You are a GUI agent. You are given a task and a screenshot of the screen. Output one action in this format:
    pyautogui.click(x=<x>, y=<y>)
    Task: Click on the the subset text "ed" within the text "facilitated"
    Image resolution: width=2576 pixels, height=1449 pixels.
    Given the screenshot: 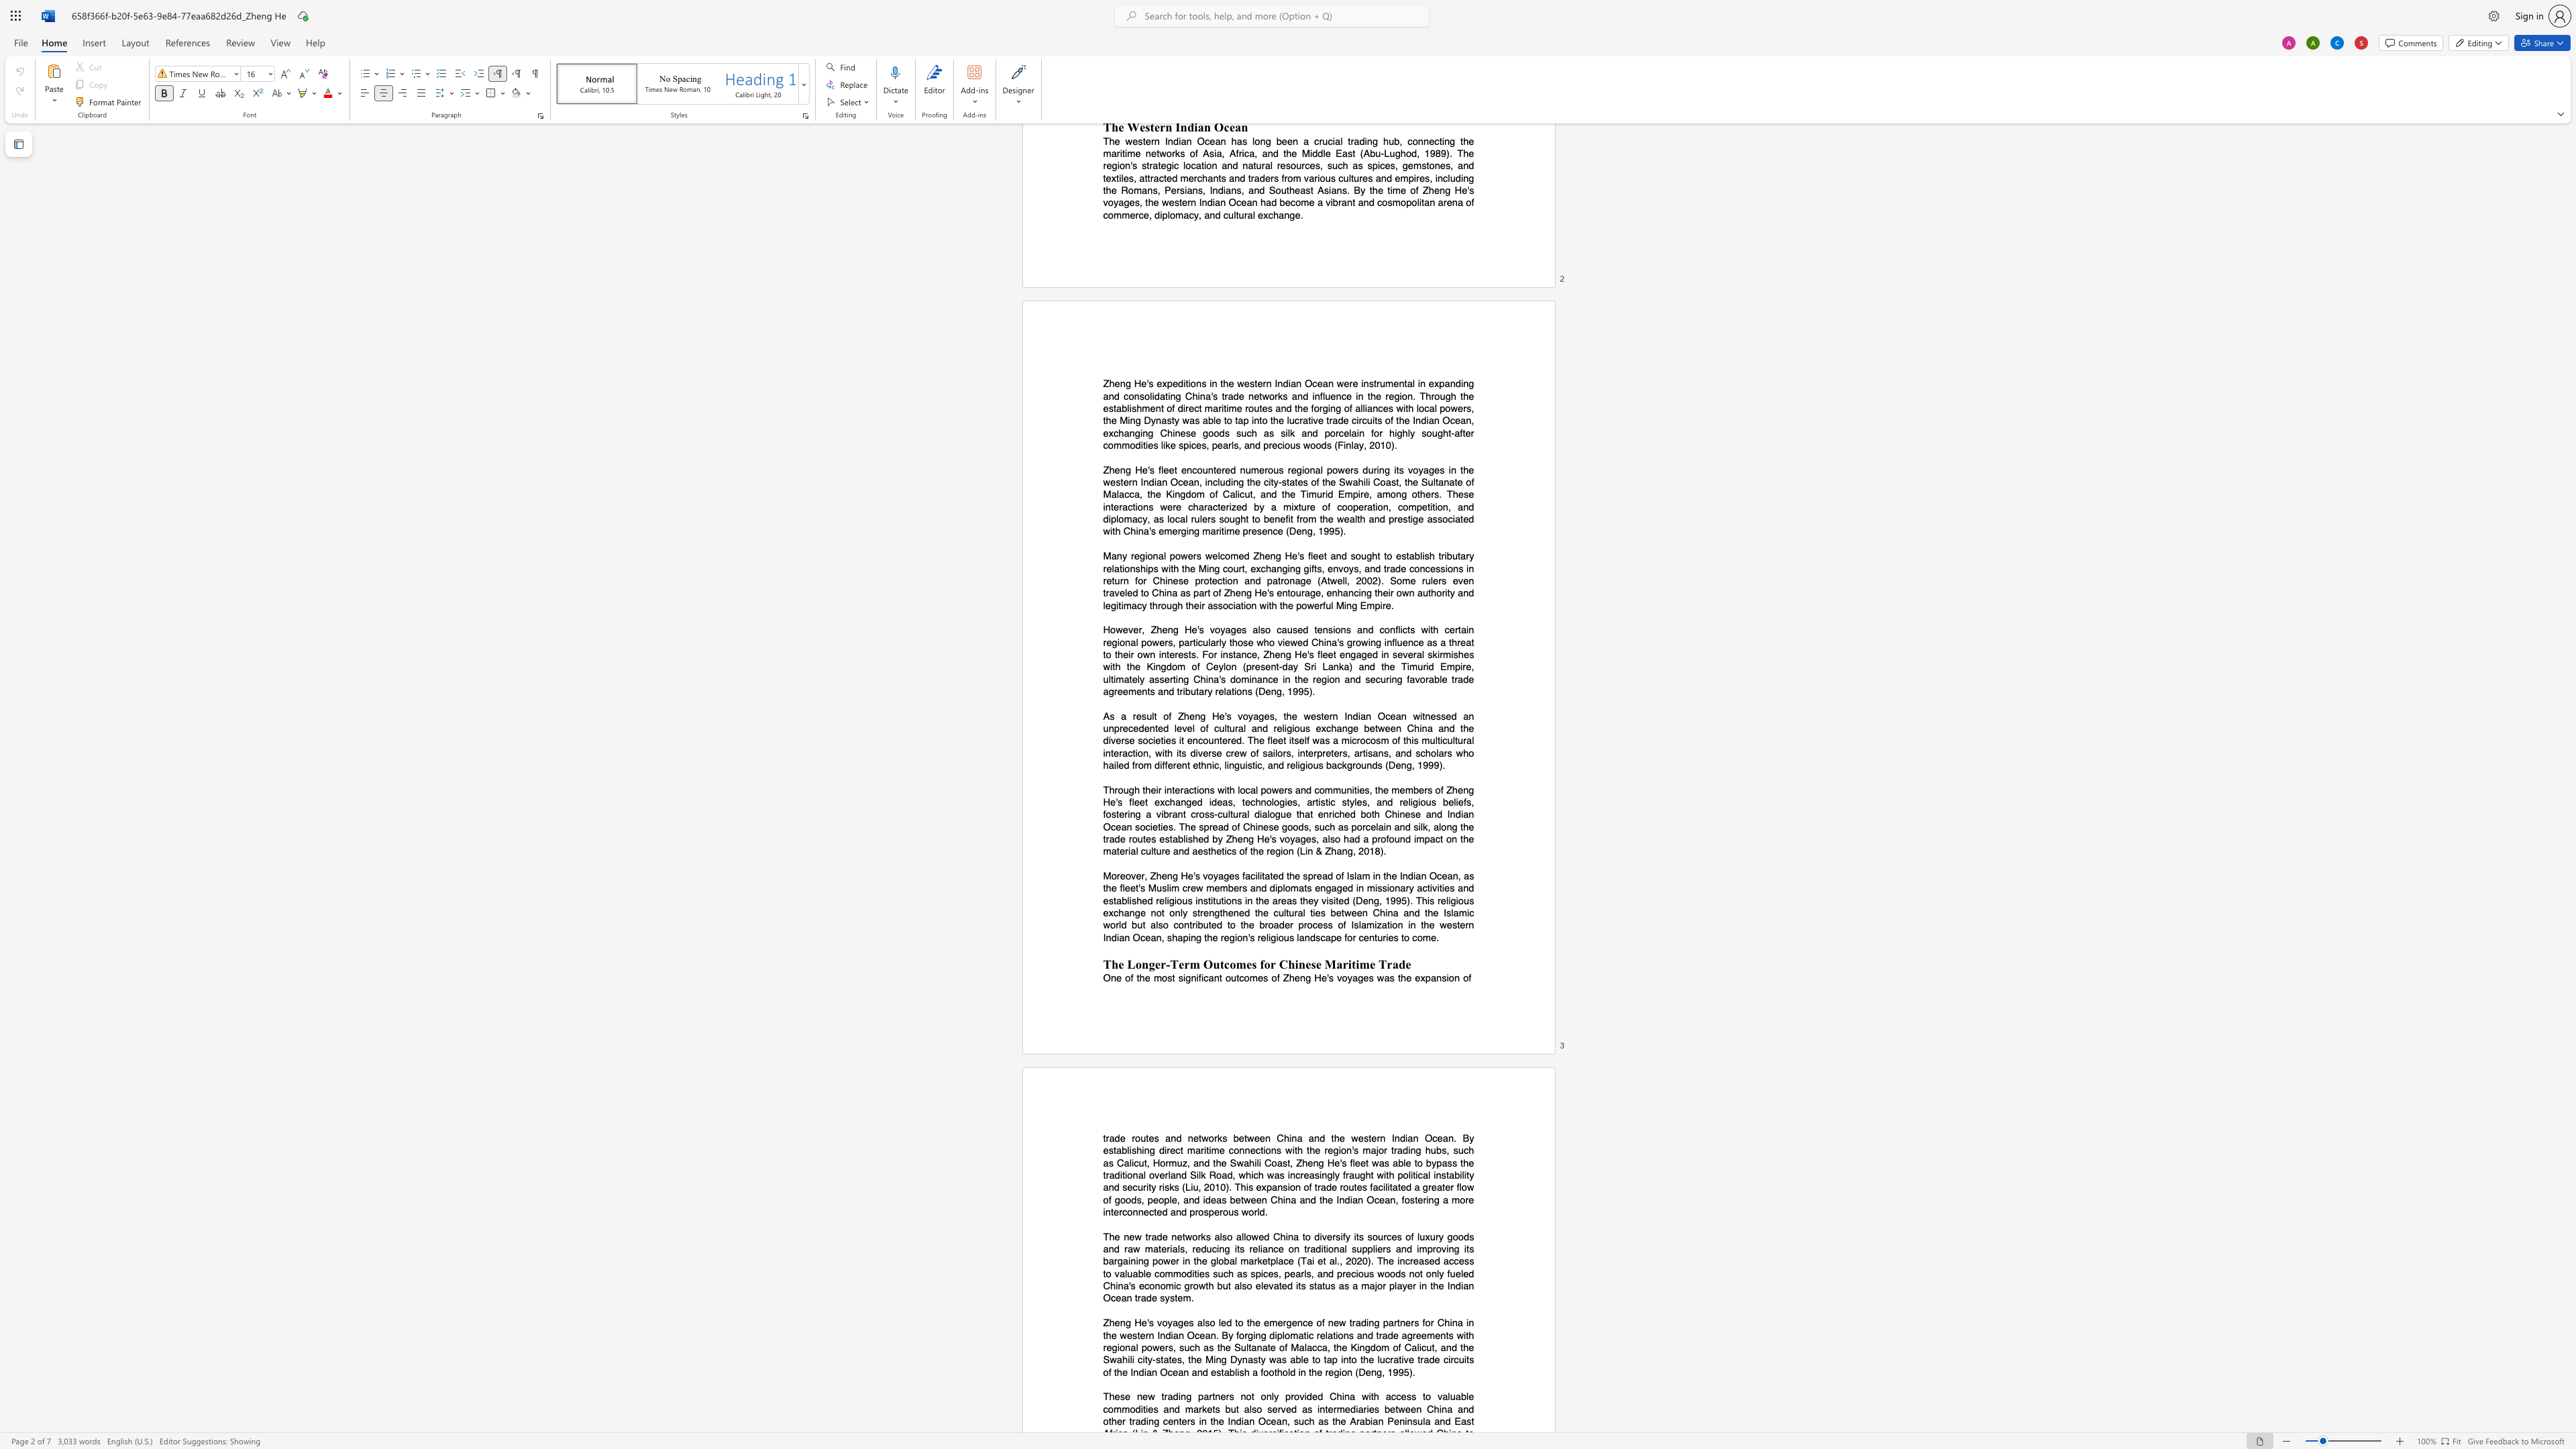 What is the action you would take?
    pyautogui.click(x=1272, y=875)
    